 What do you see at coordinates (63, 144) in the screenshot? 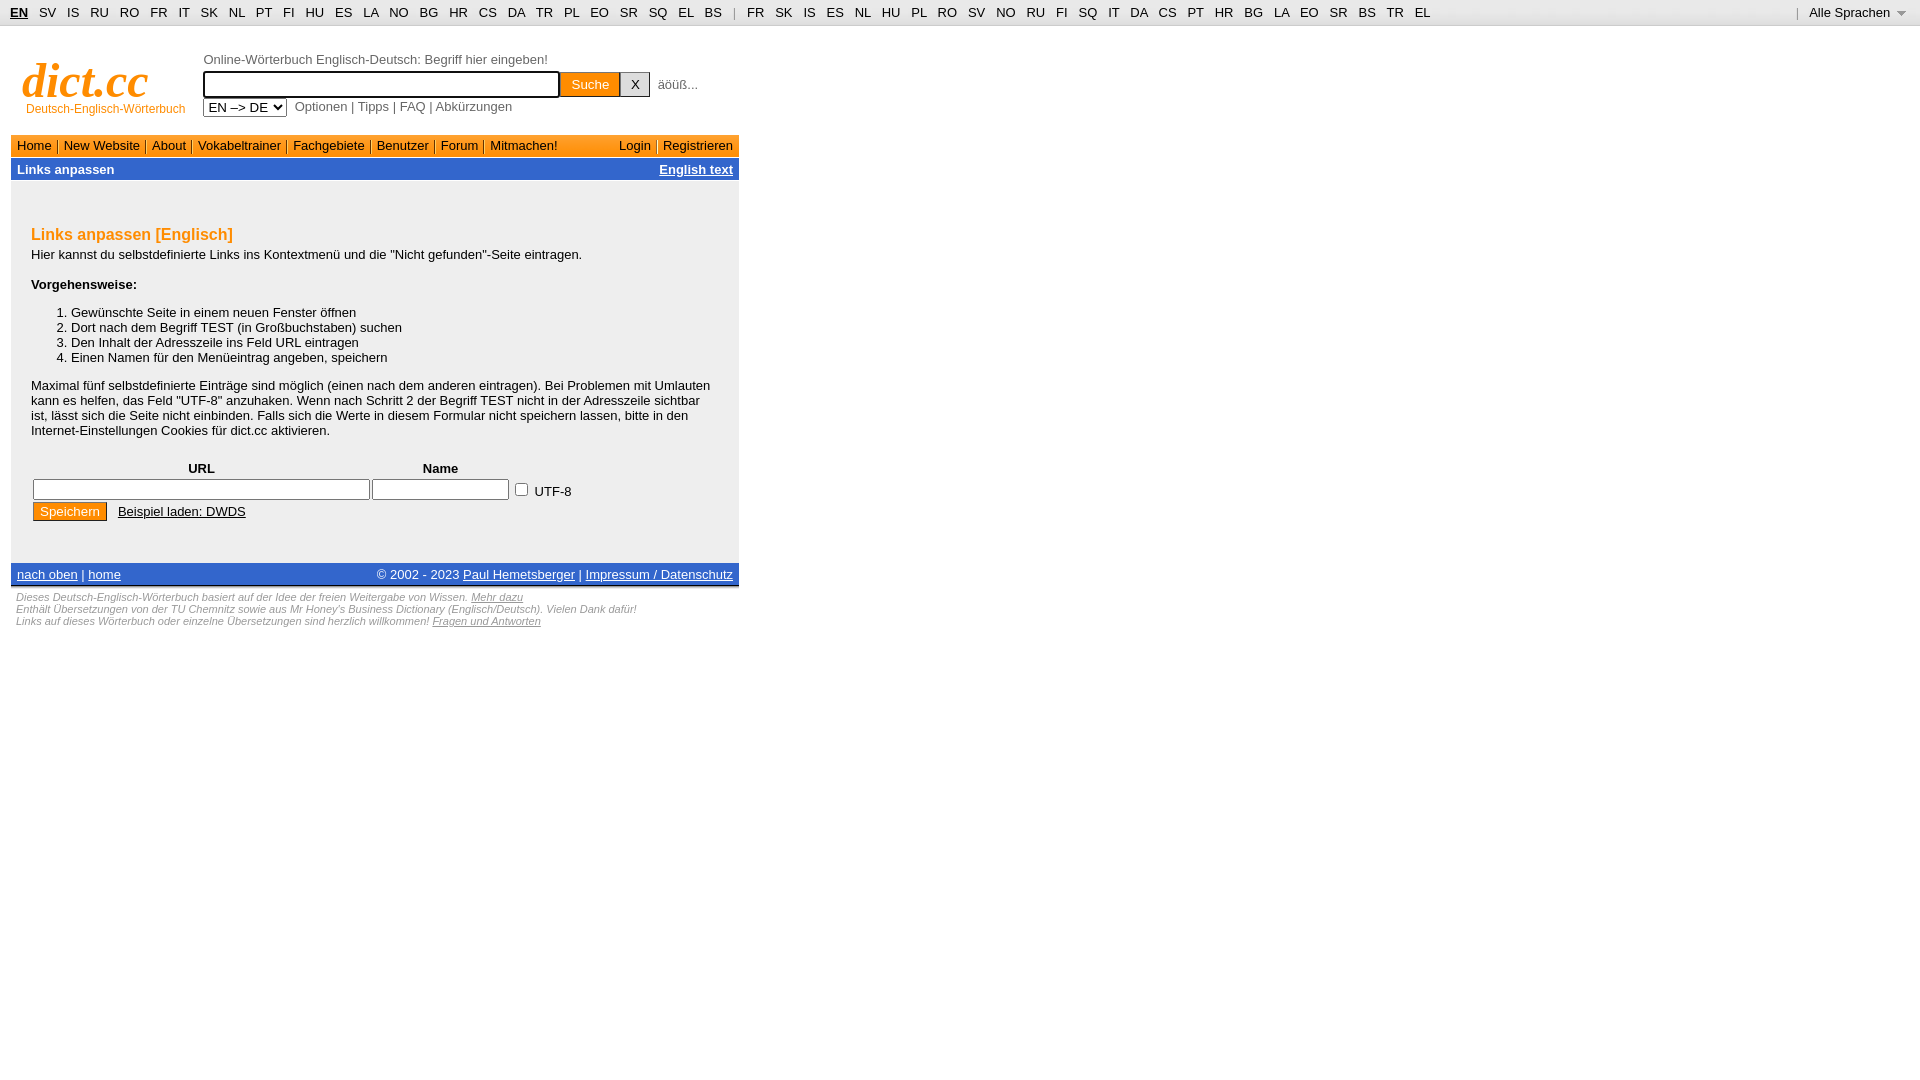
I see `'New Website'` at bounding box center [63, 144].